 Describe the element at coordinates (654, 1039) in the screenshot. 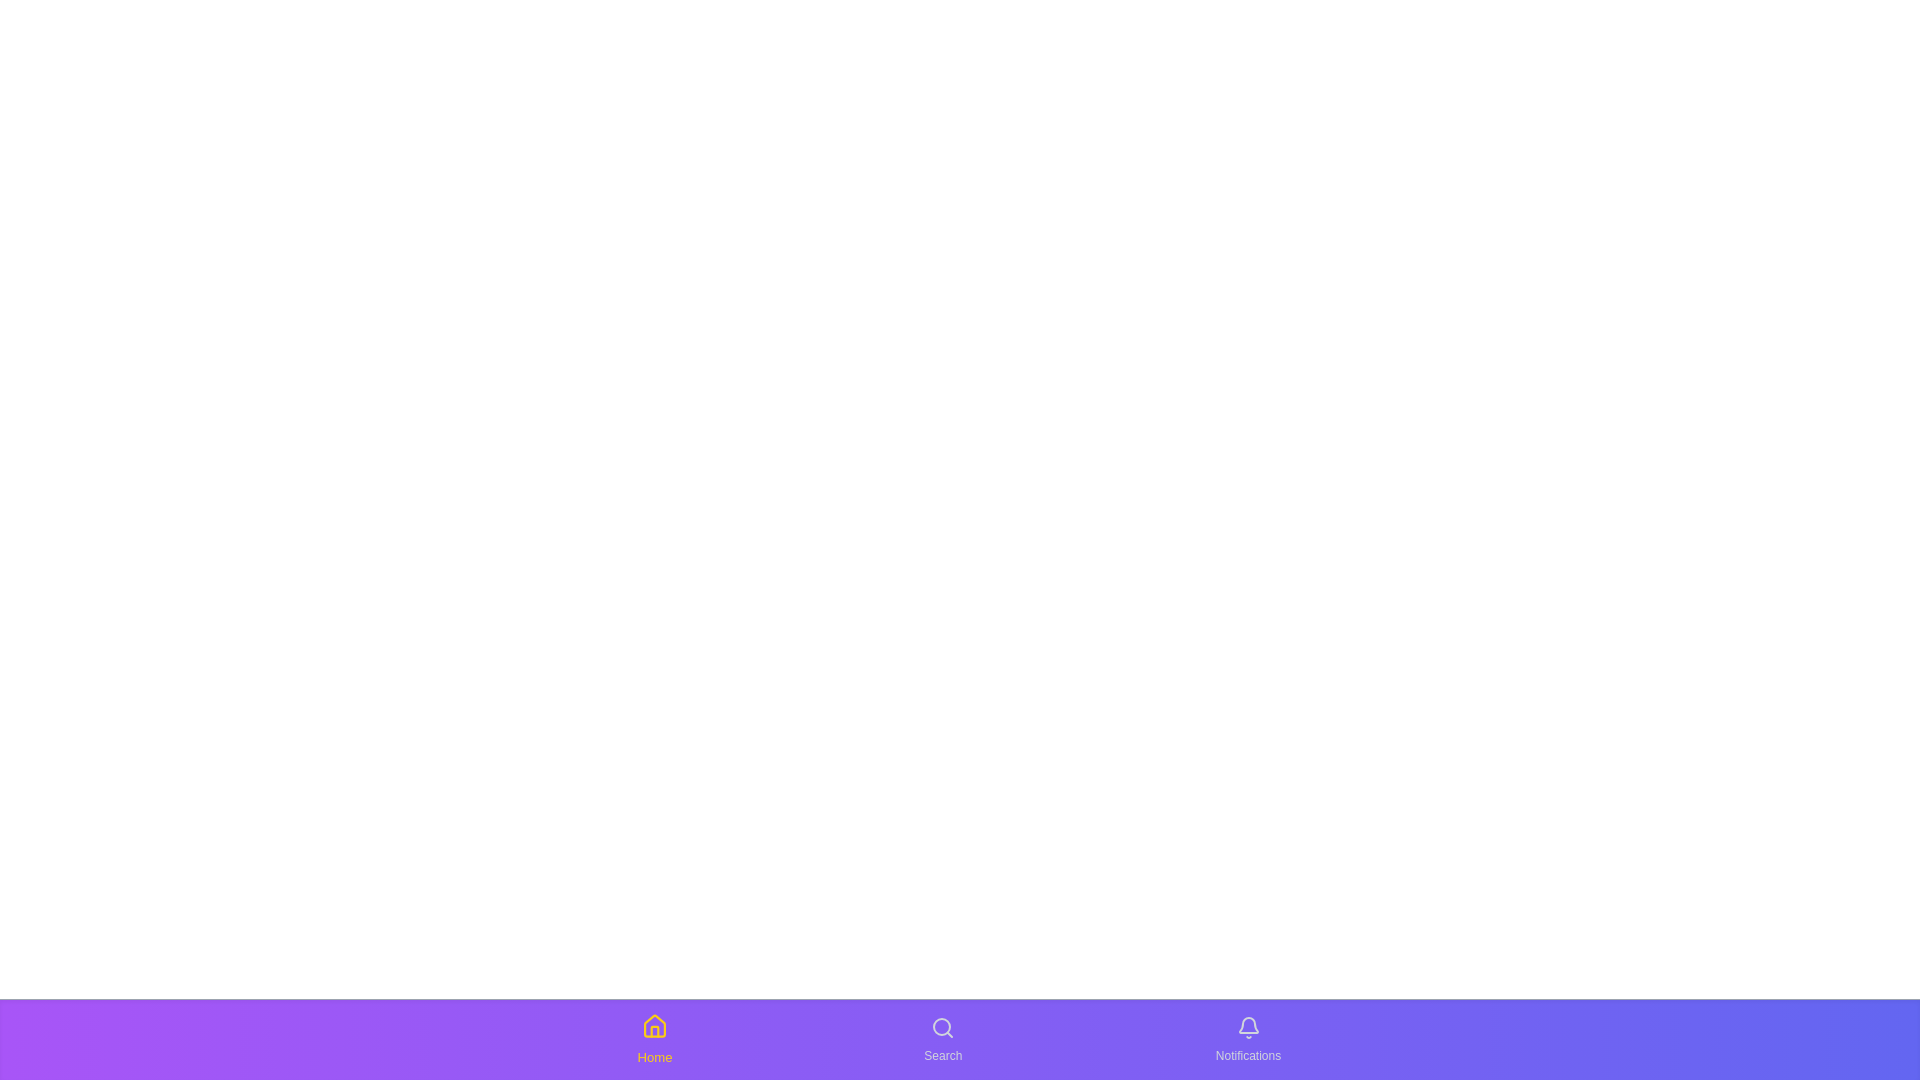

I see `the Home tab to switch to it` at that location.